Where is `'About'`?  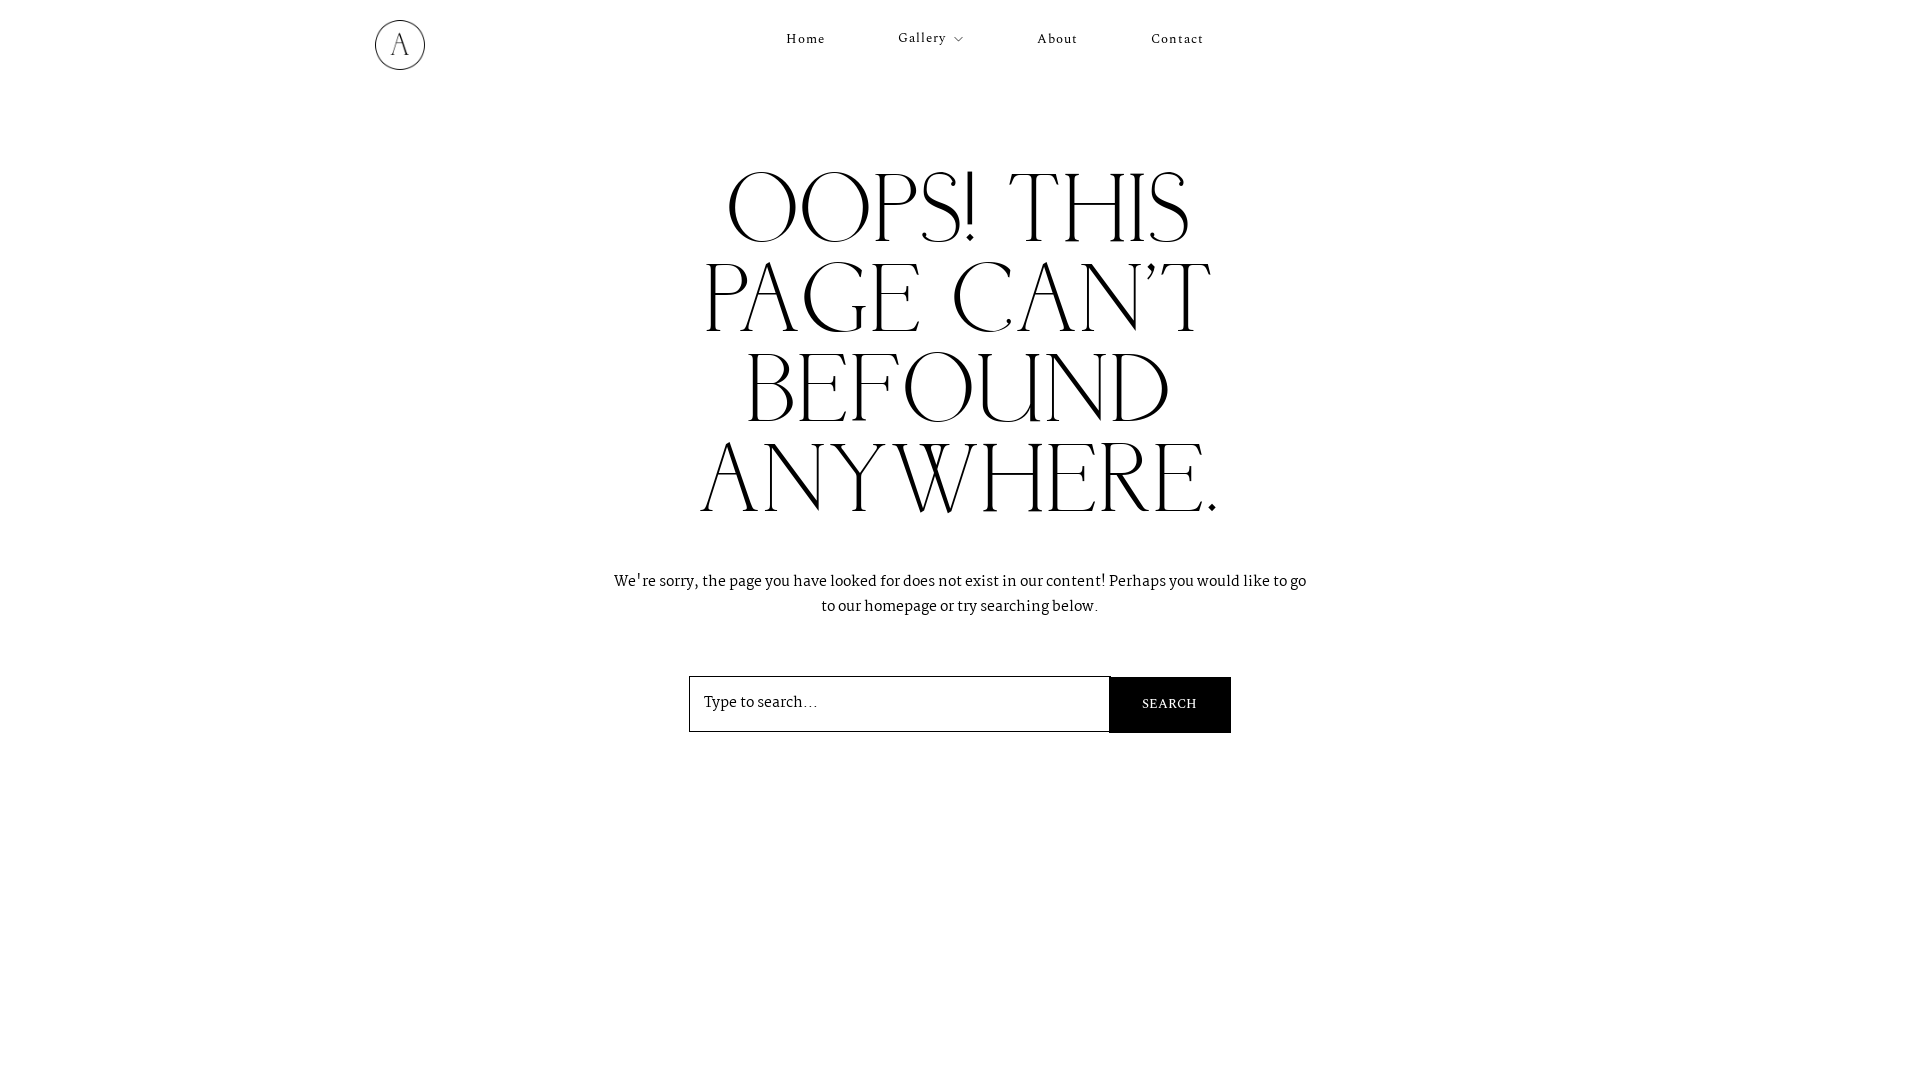
'About' is located at coordinates (1036, 38).